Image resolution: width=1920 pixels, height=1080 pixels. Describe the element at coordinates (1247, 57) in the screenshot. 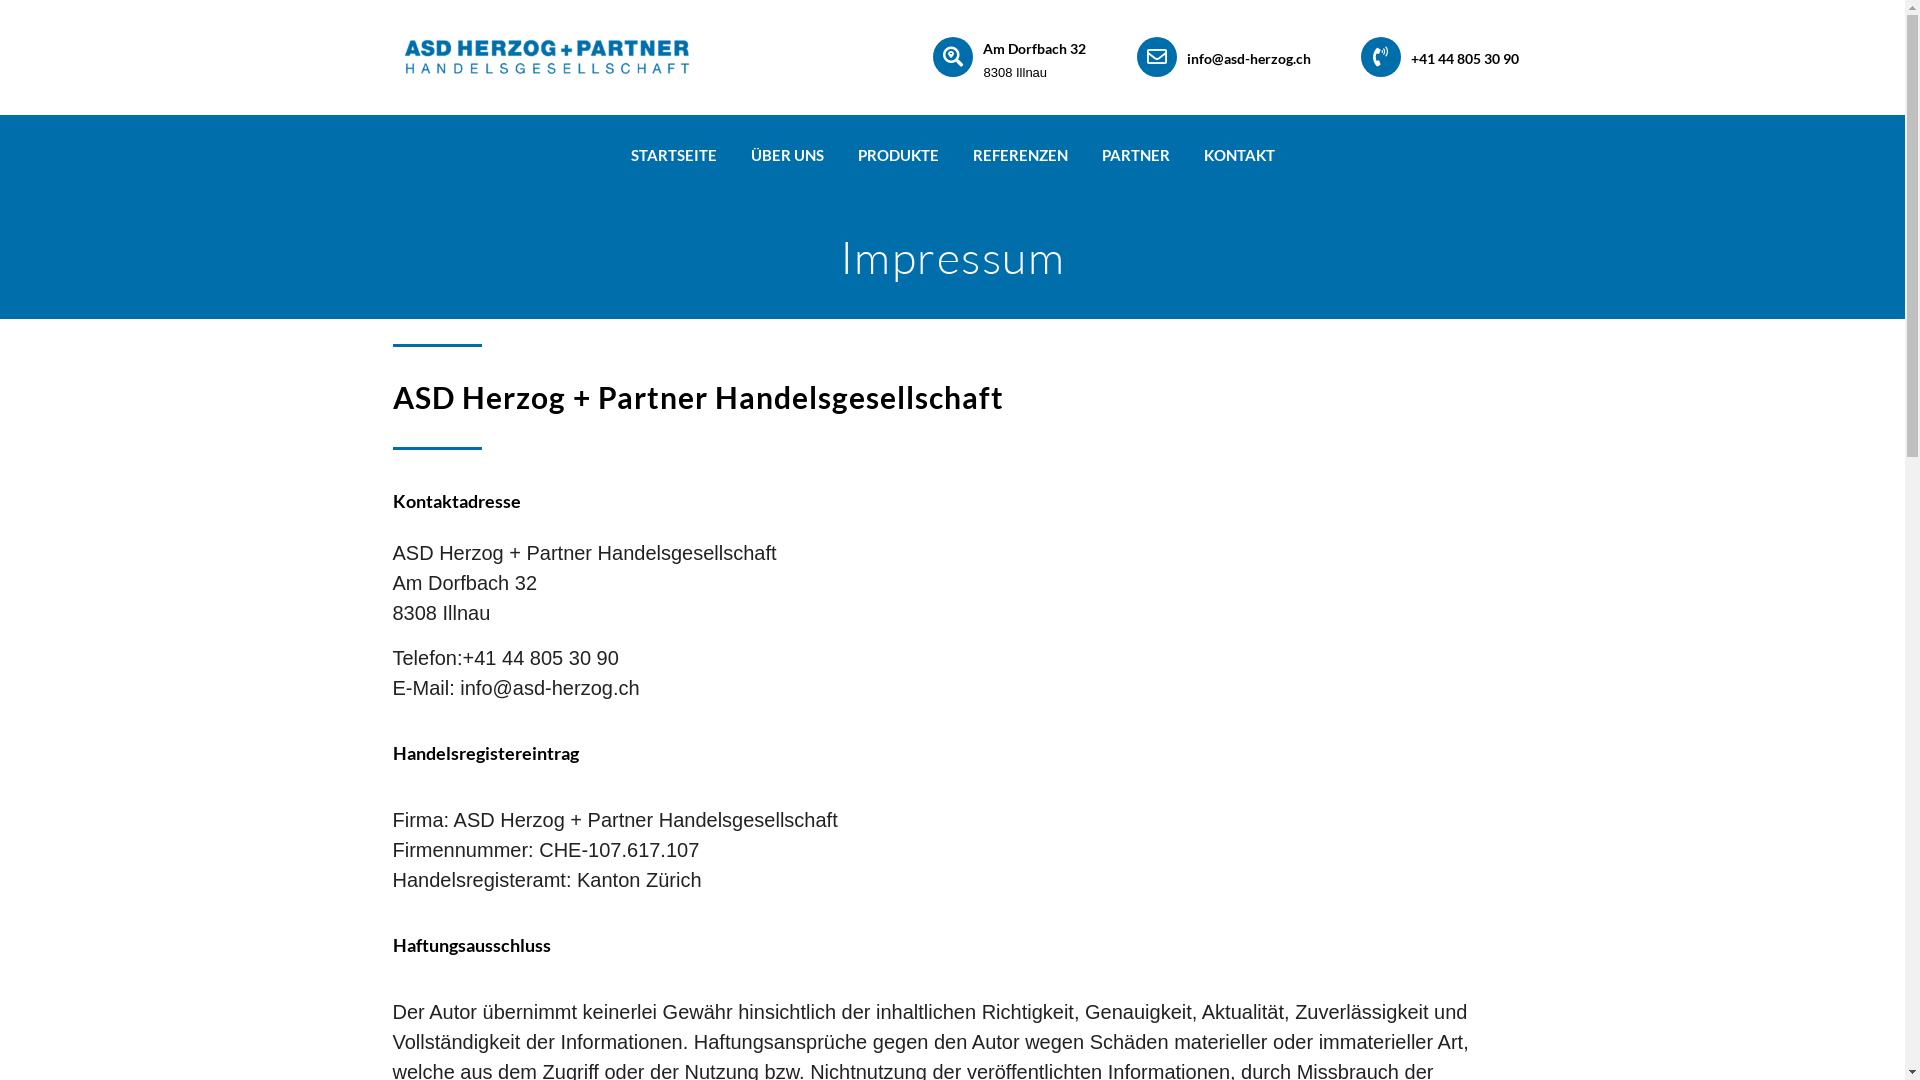

I see `'info@asd-herzog.ch'` at that location.